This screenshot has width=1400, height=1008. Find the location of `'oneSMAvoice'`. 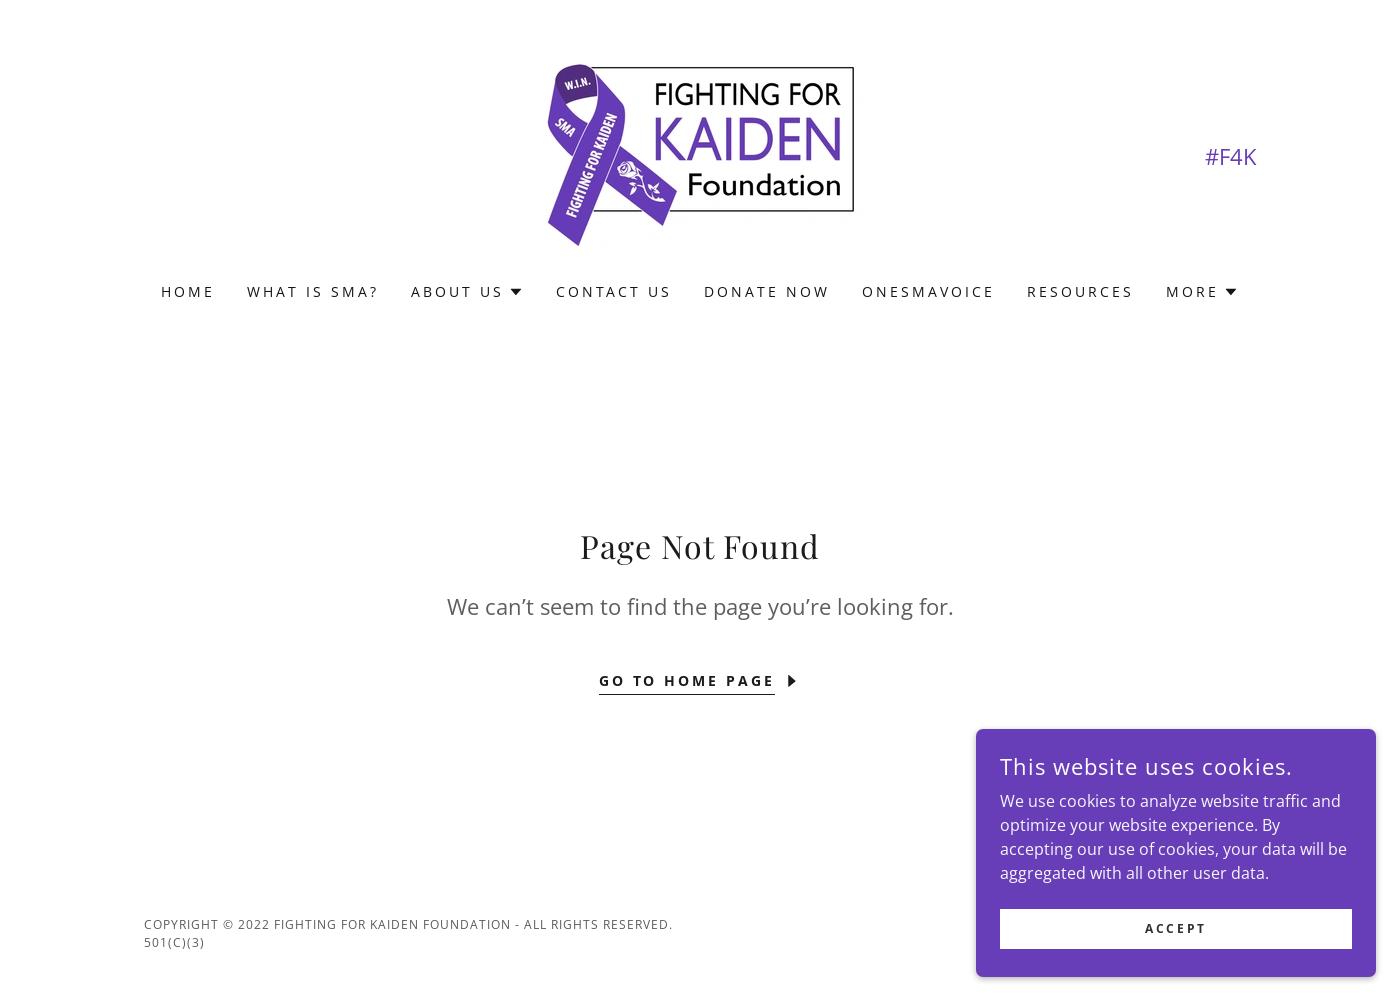

'oneSMAvoice' is located at coordinates (927, 291).